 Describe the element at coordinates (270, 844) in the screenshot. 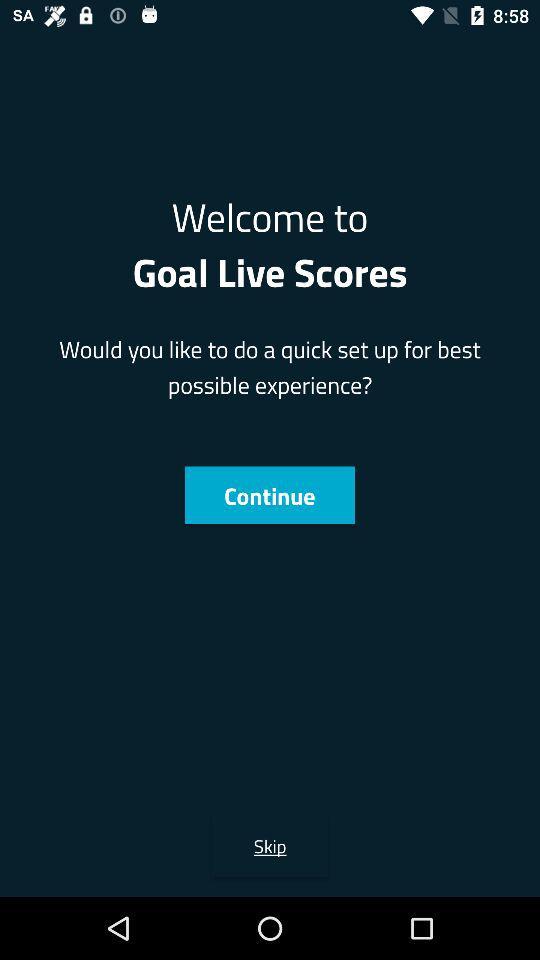

I see `skip icon` at that location.